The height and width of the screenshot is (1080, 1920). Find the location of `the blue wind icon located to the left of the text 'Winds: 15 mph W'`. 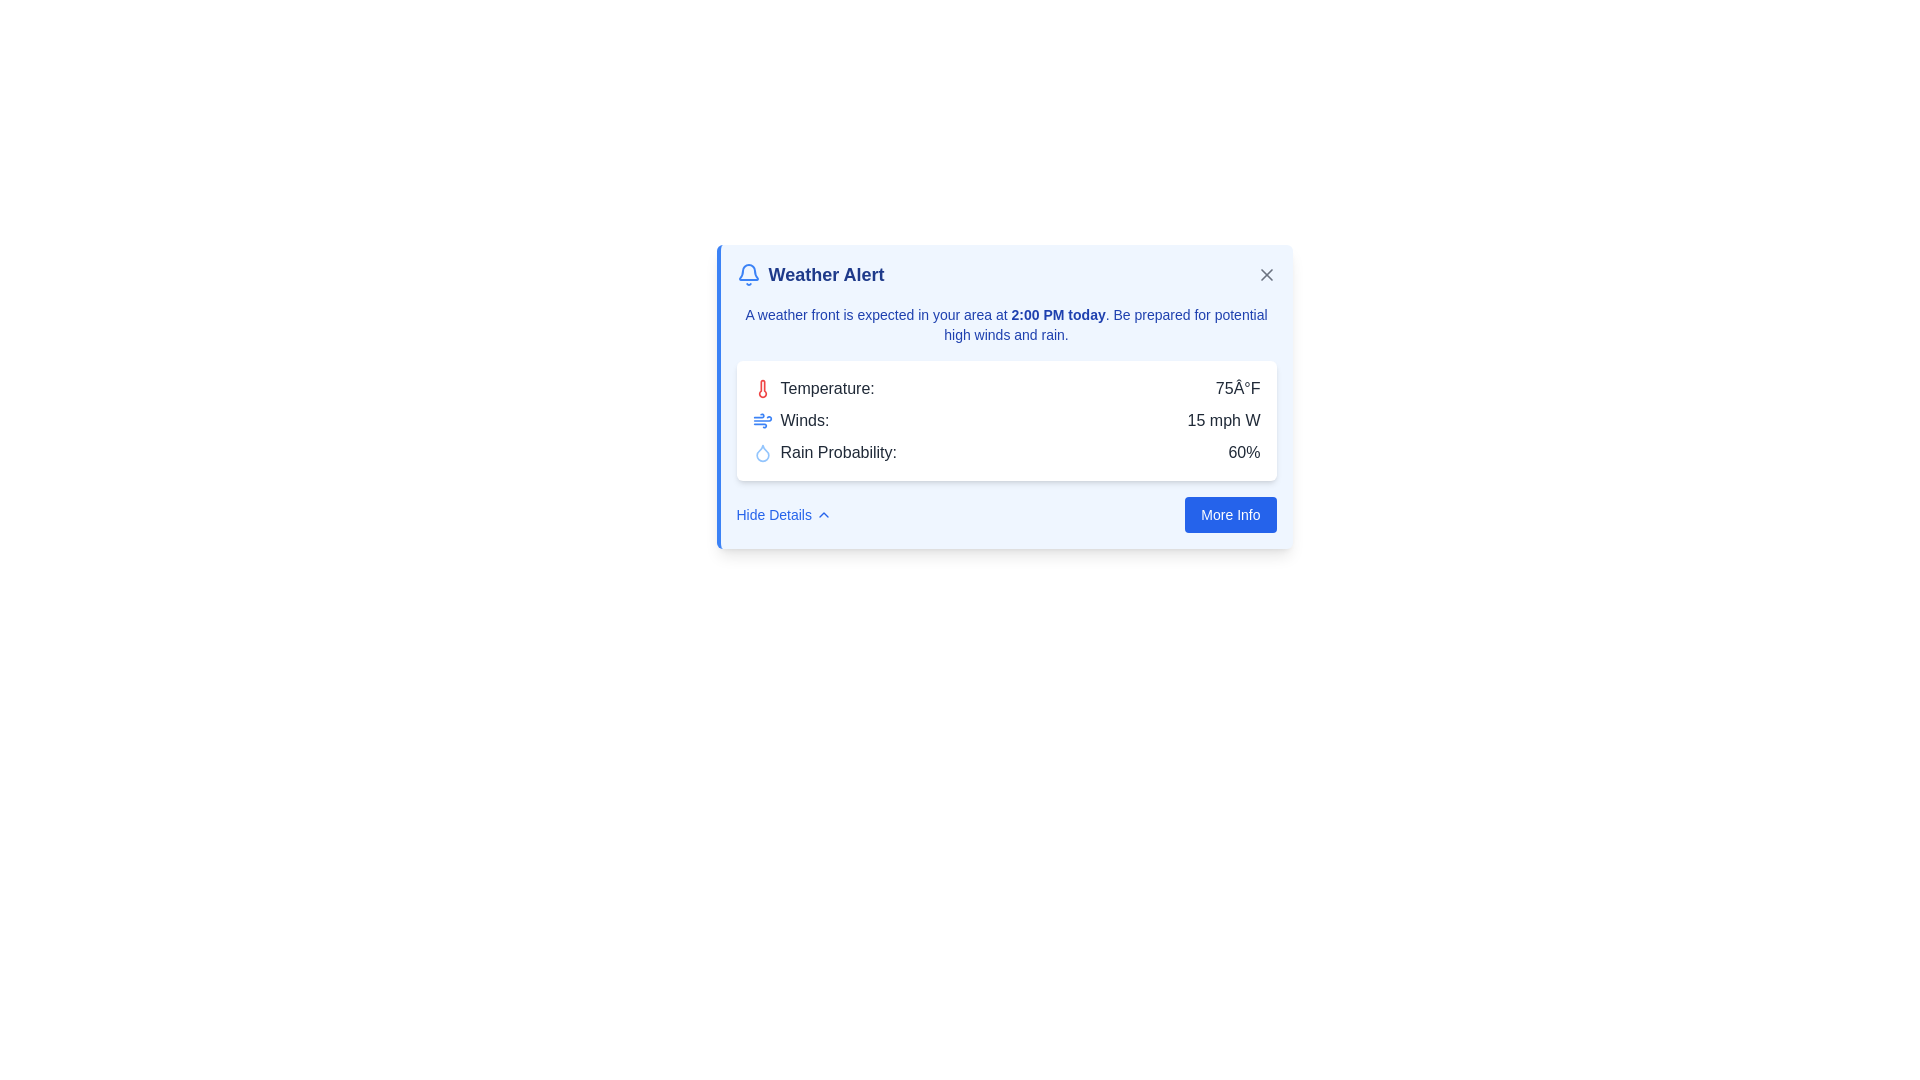

the blue wind icon located to the left of the text 'Winds: 15 mph W' is located at coordinates (761, 419).